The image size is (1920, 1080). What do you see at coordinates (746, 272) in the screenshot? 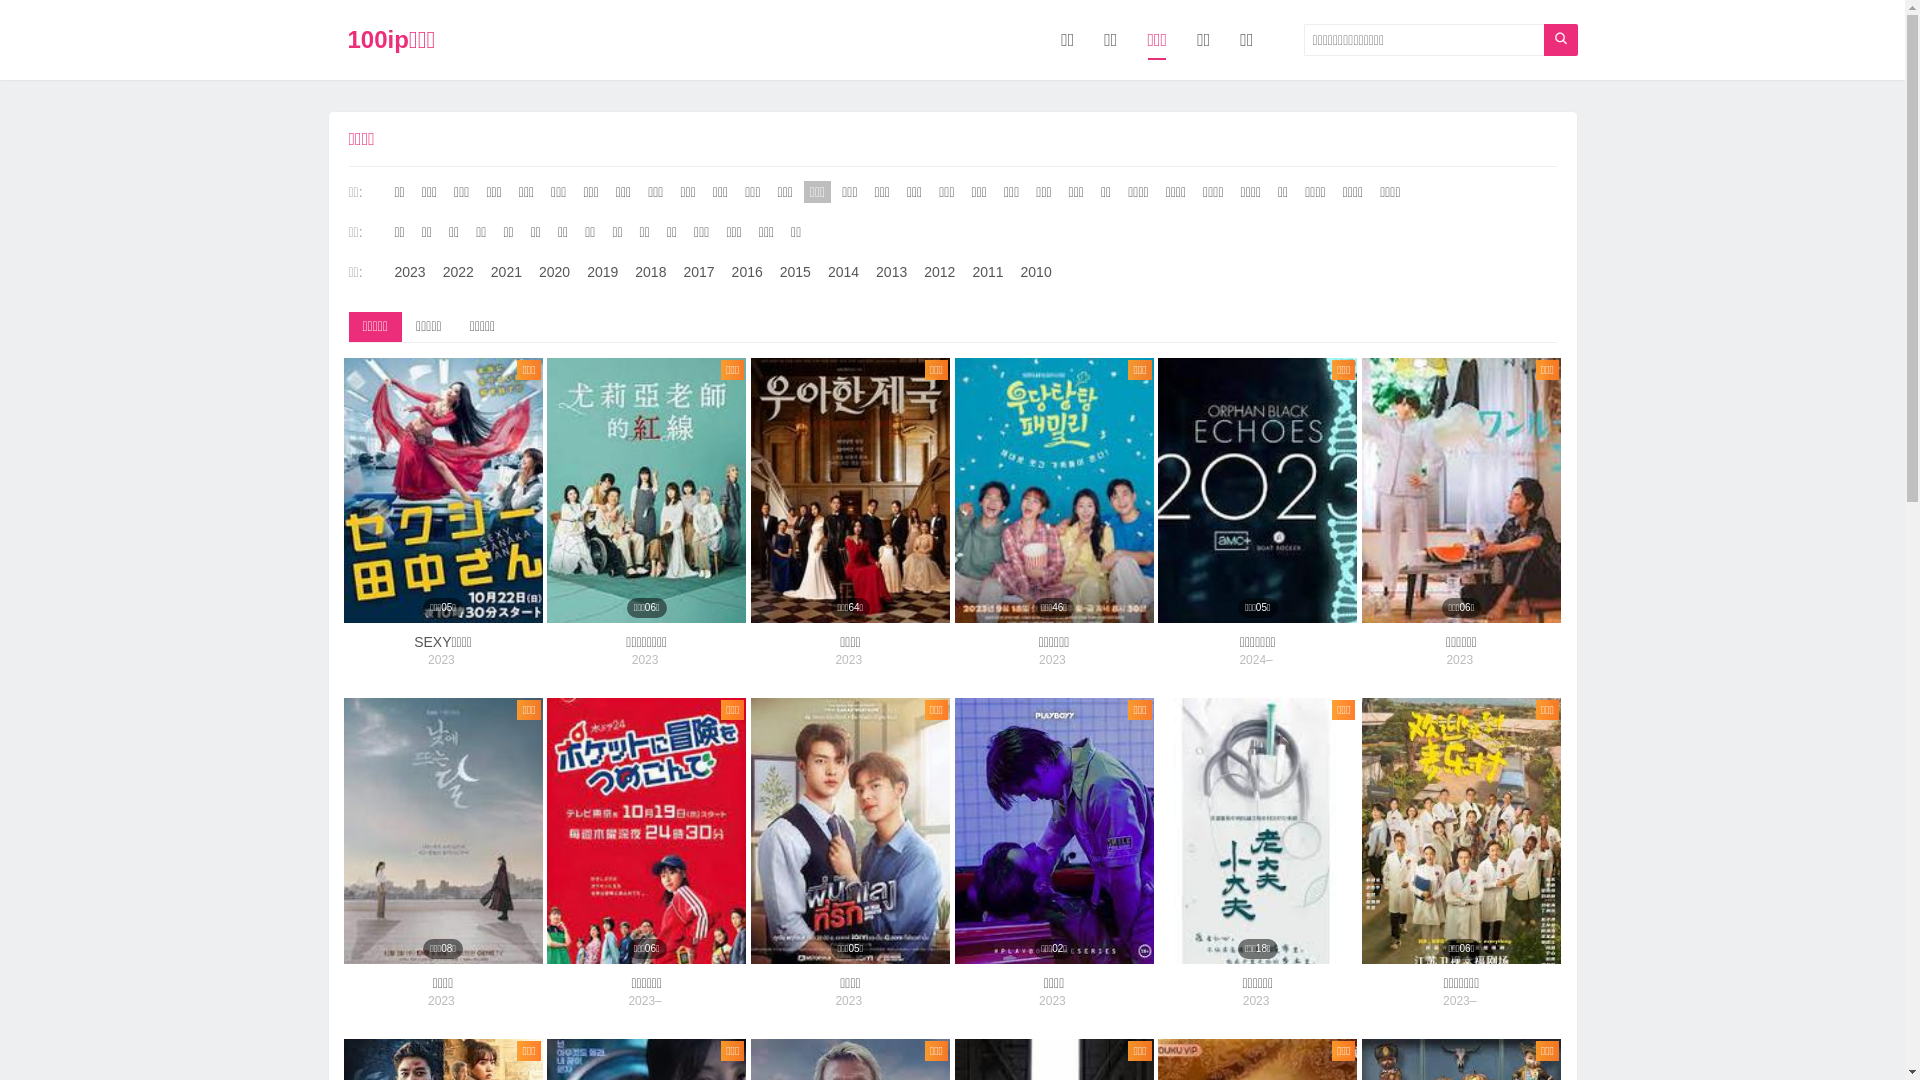
I see `'2016'` at bounding box center [746, 272].